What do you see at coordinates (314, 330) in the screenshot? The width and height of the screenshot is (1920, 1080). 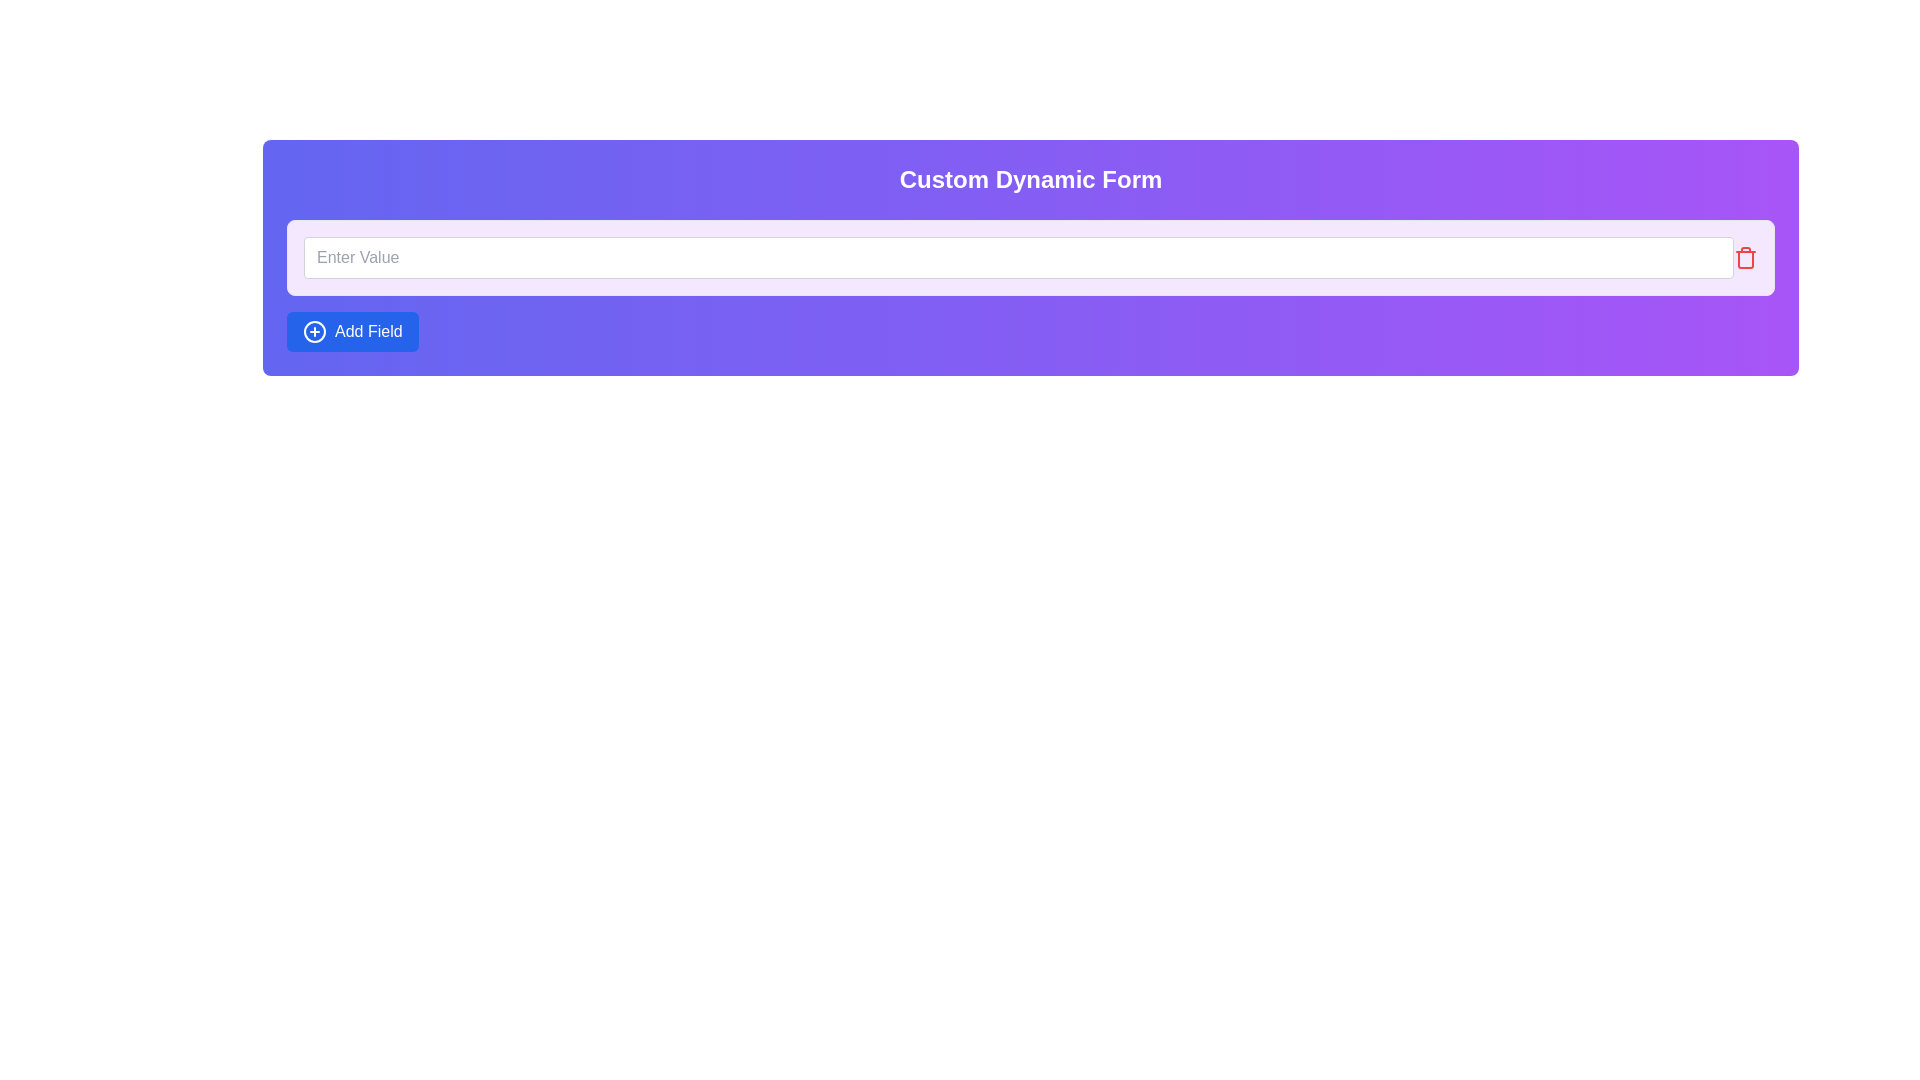 I see `the visual cue of the 'Add Field' button icon located at the bottom left of the dynamic form interface, which indicates the functionality of adding additional input fields` at bounding box center [314, 330].